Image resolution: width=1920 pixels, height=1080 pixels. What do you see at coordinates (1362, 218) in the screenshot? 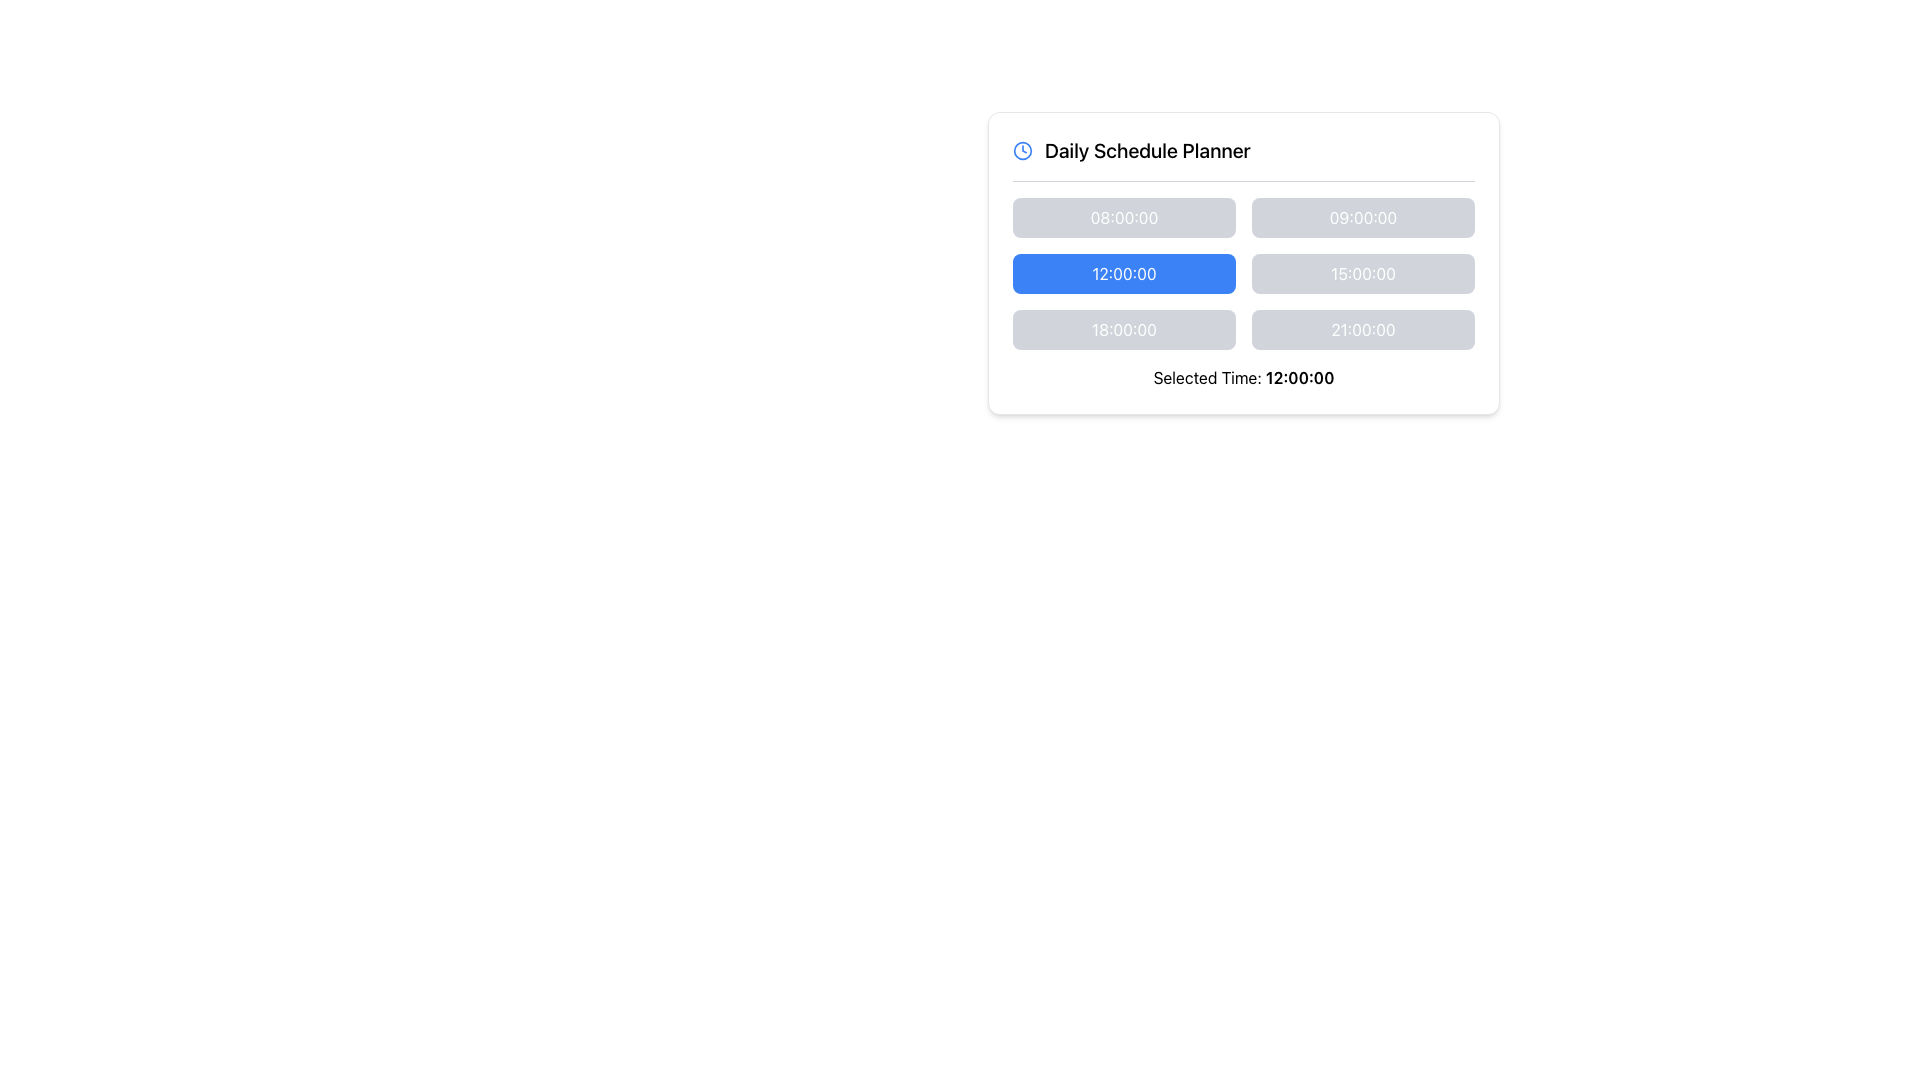
I see `the light gray button labeled '09:00:00' in the schedule component to observe its color change to blue` at bounding box center [1362, 218].